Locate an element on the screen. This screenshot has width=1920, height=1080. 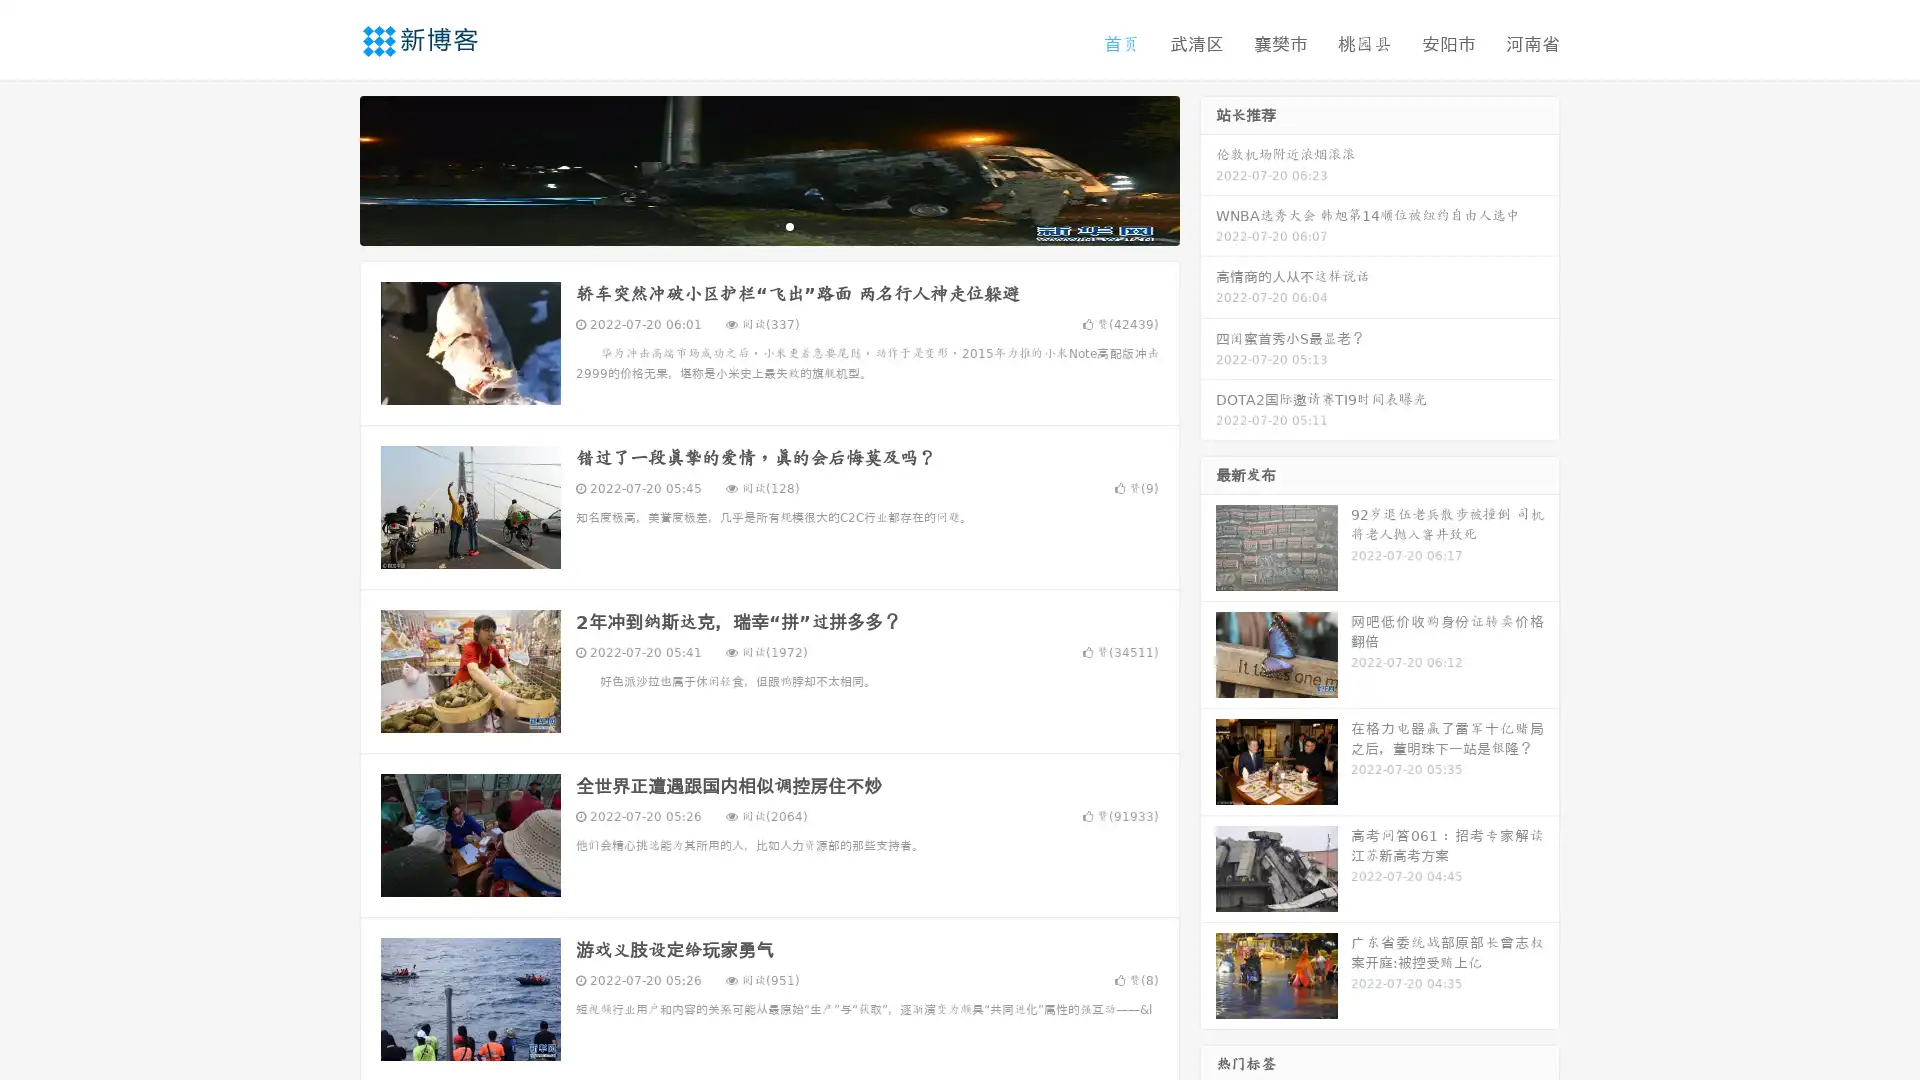
Previous slide is located at coordinates (330, 168).